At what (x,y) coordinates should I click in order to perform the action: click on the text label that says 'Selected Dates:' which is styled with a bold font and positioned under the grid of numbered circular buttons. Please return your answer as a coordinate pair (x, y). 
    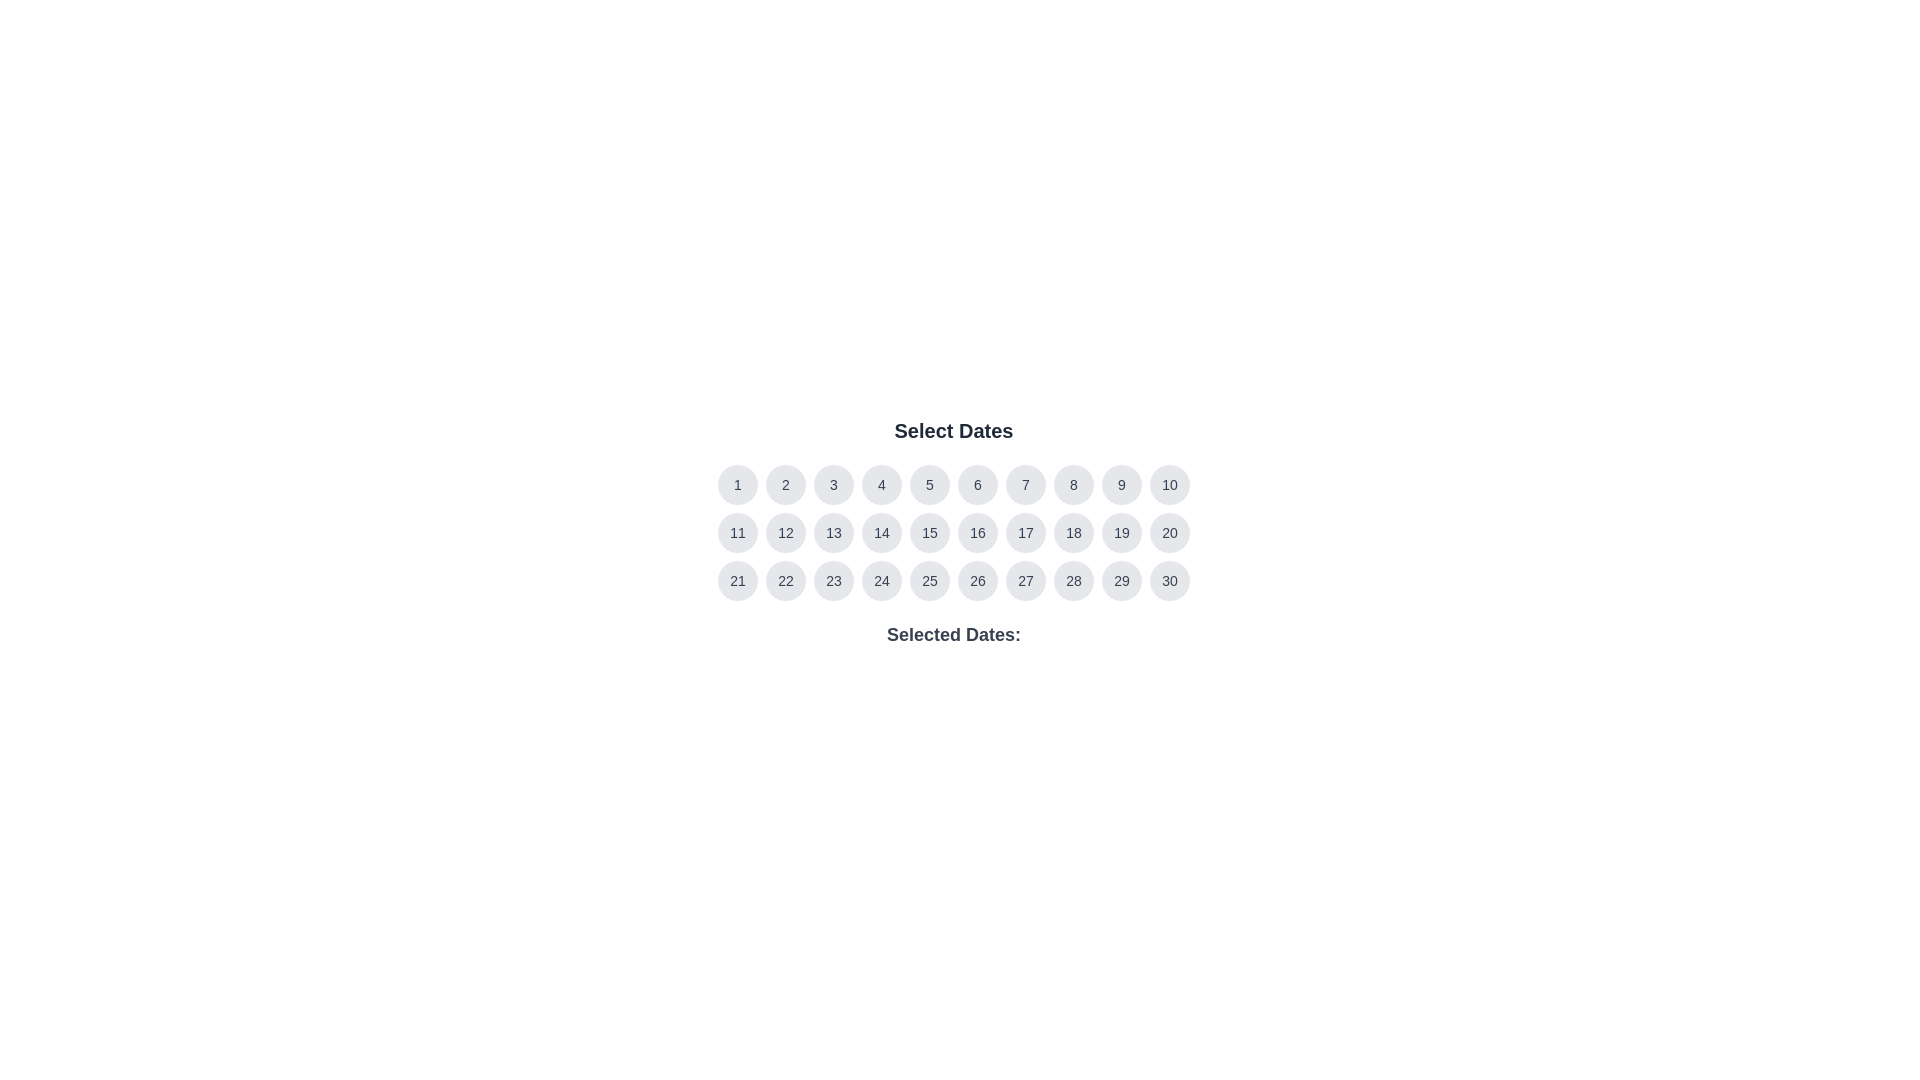
    Looking at the image, I should click on (953, 635).